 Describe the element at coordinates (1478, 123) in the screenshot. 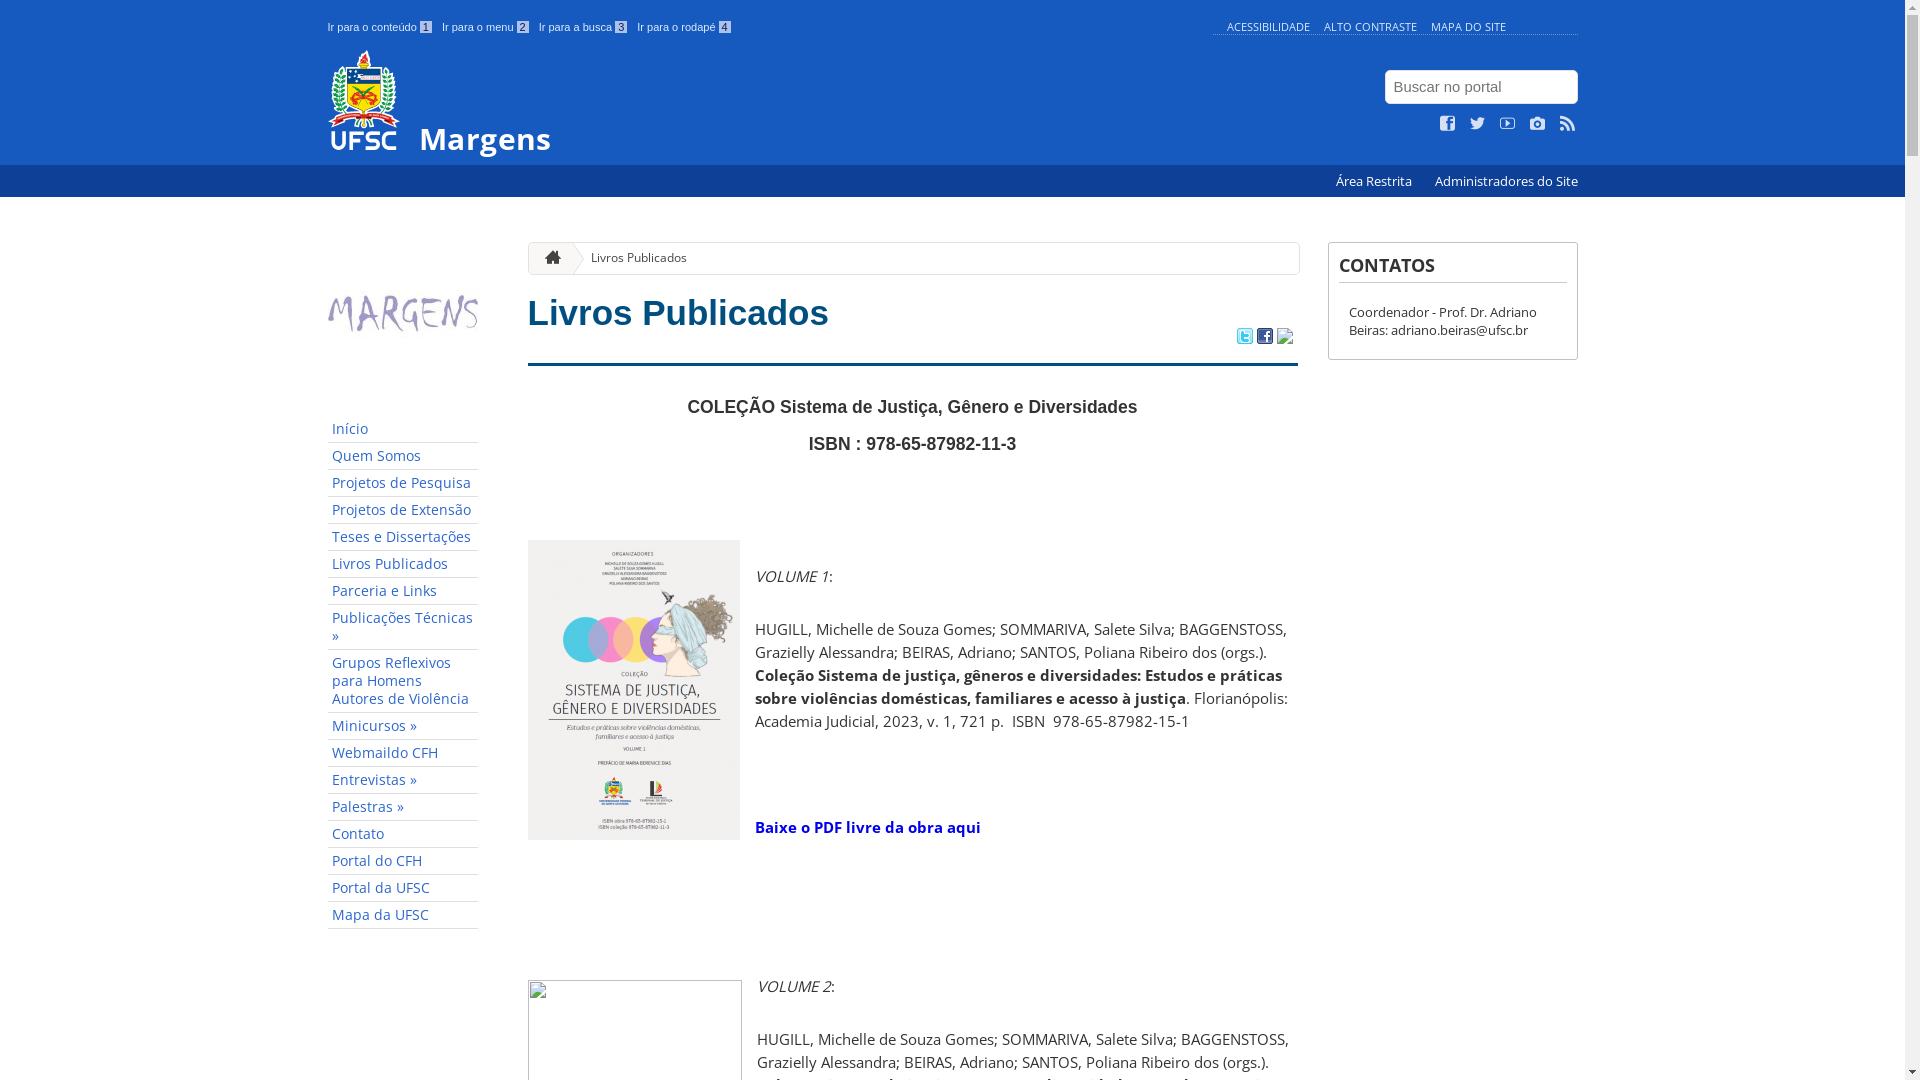

I see `'Siga no Twitter'` at that location.